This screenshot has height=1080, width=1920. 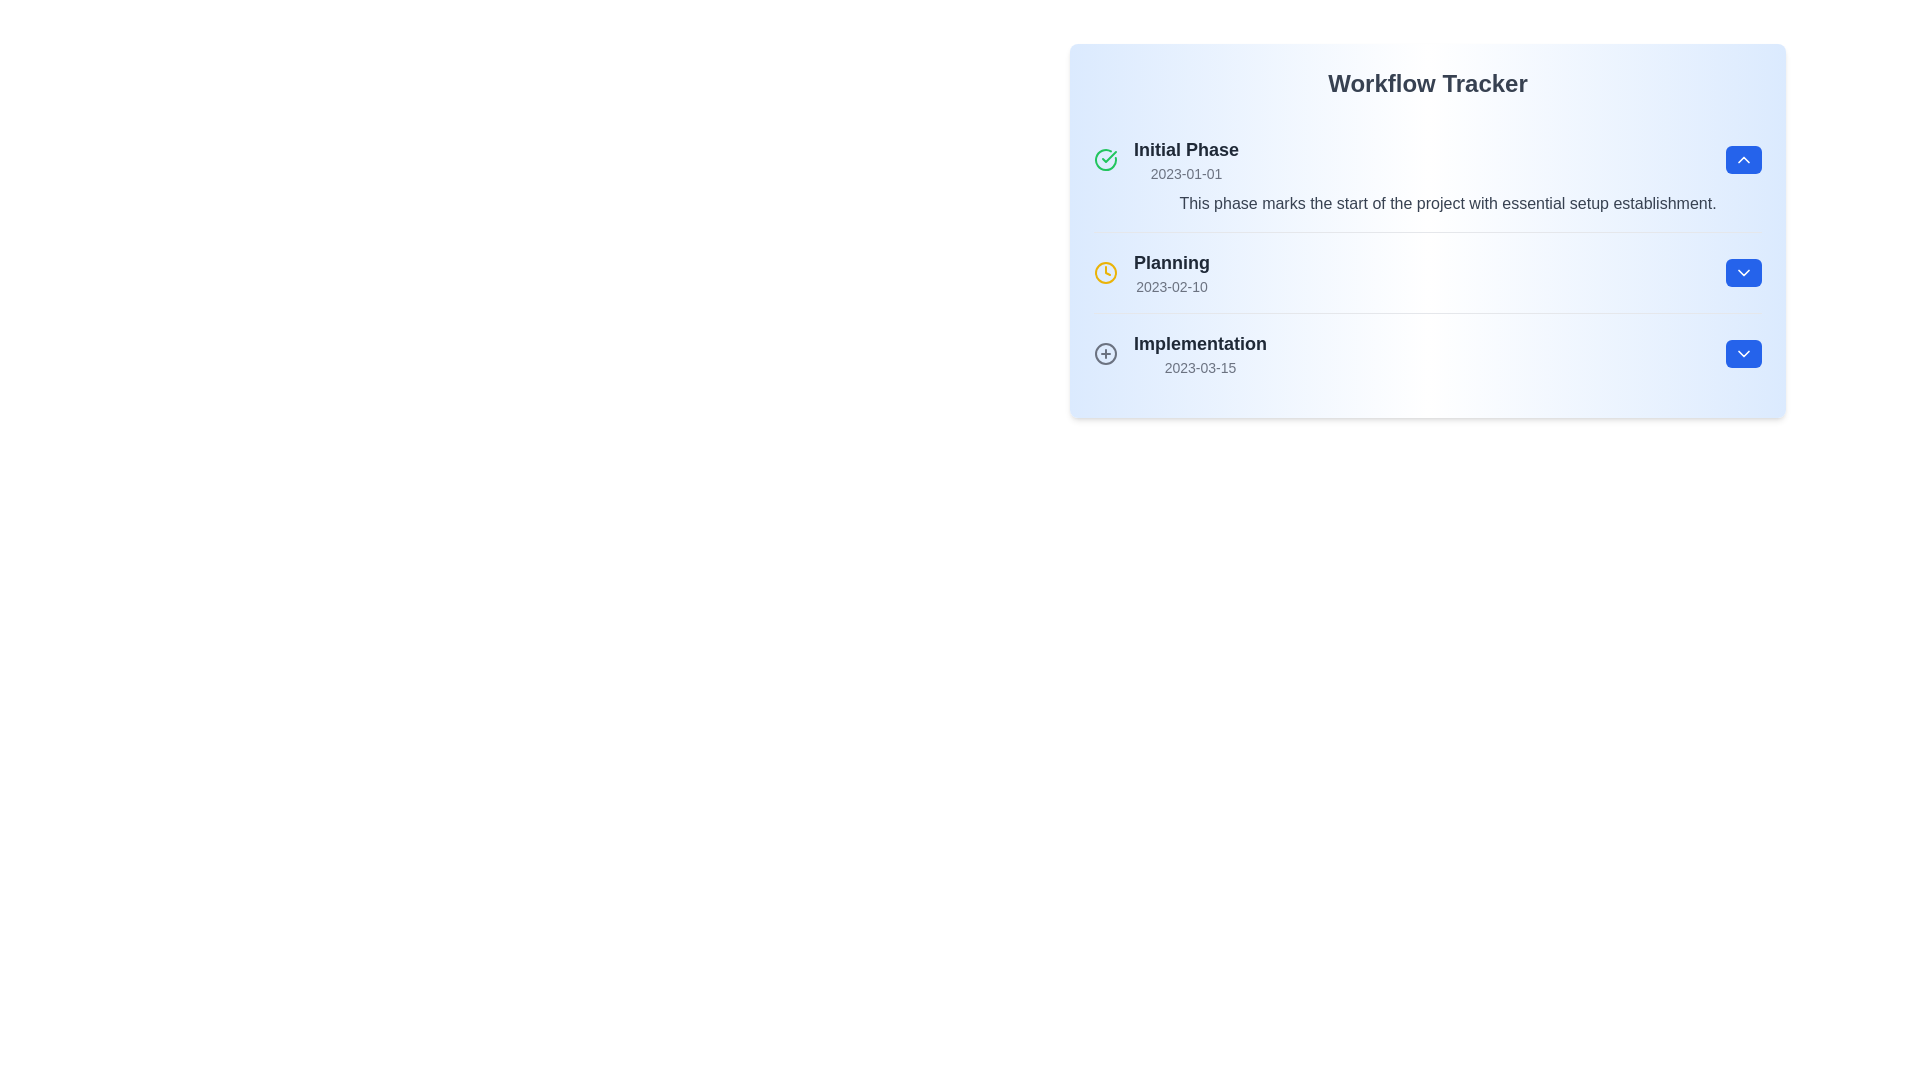 I want to click on the header text indicating the current phase, which is located in the third section of the Workflow Tracker interface, specifically the 'Implementation' phase, so click(x=1200, y=342).